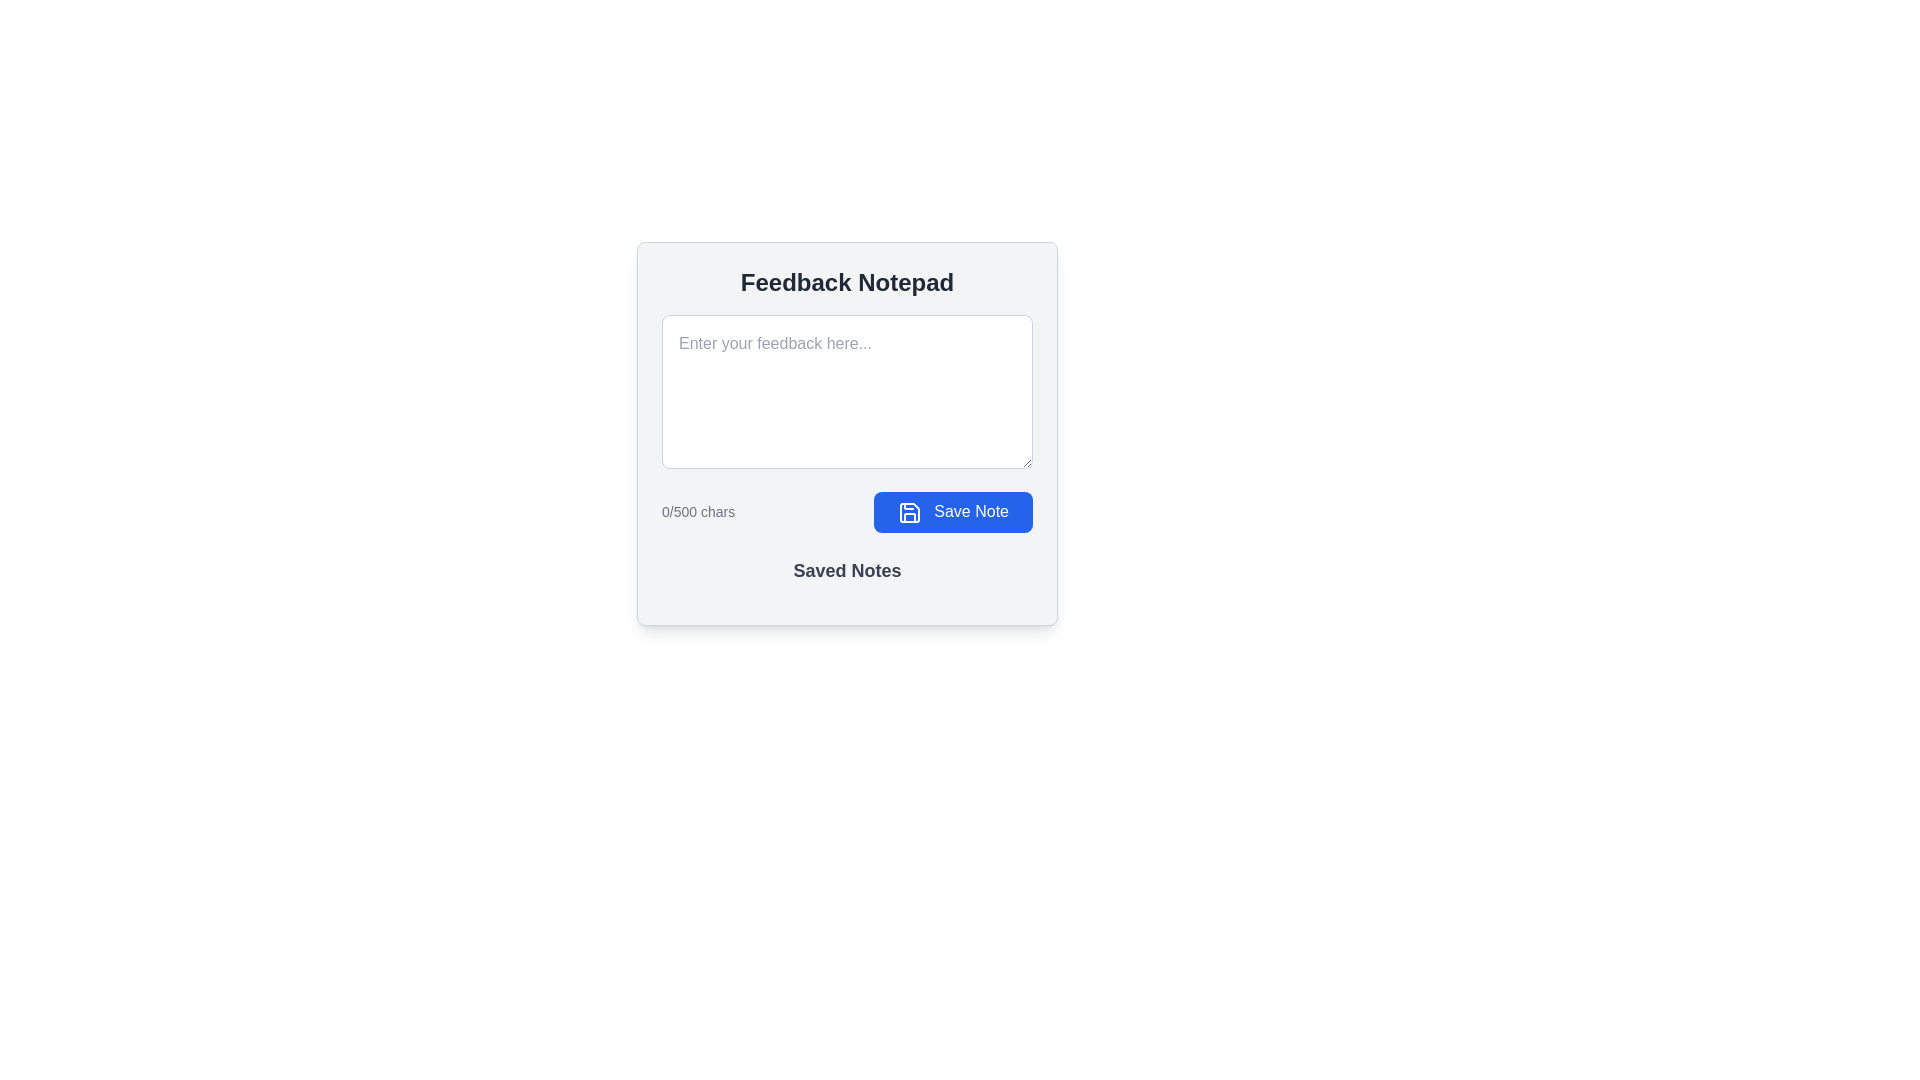  Describe the element at coordinates (952, 511) in the screenshot. I see `the blue 'Save Note' button with a white diskette icon on the left` at that location.